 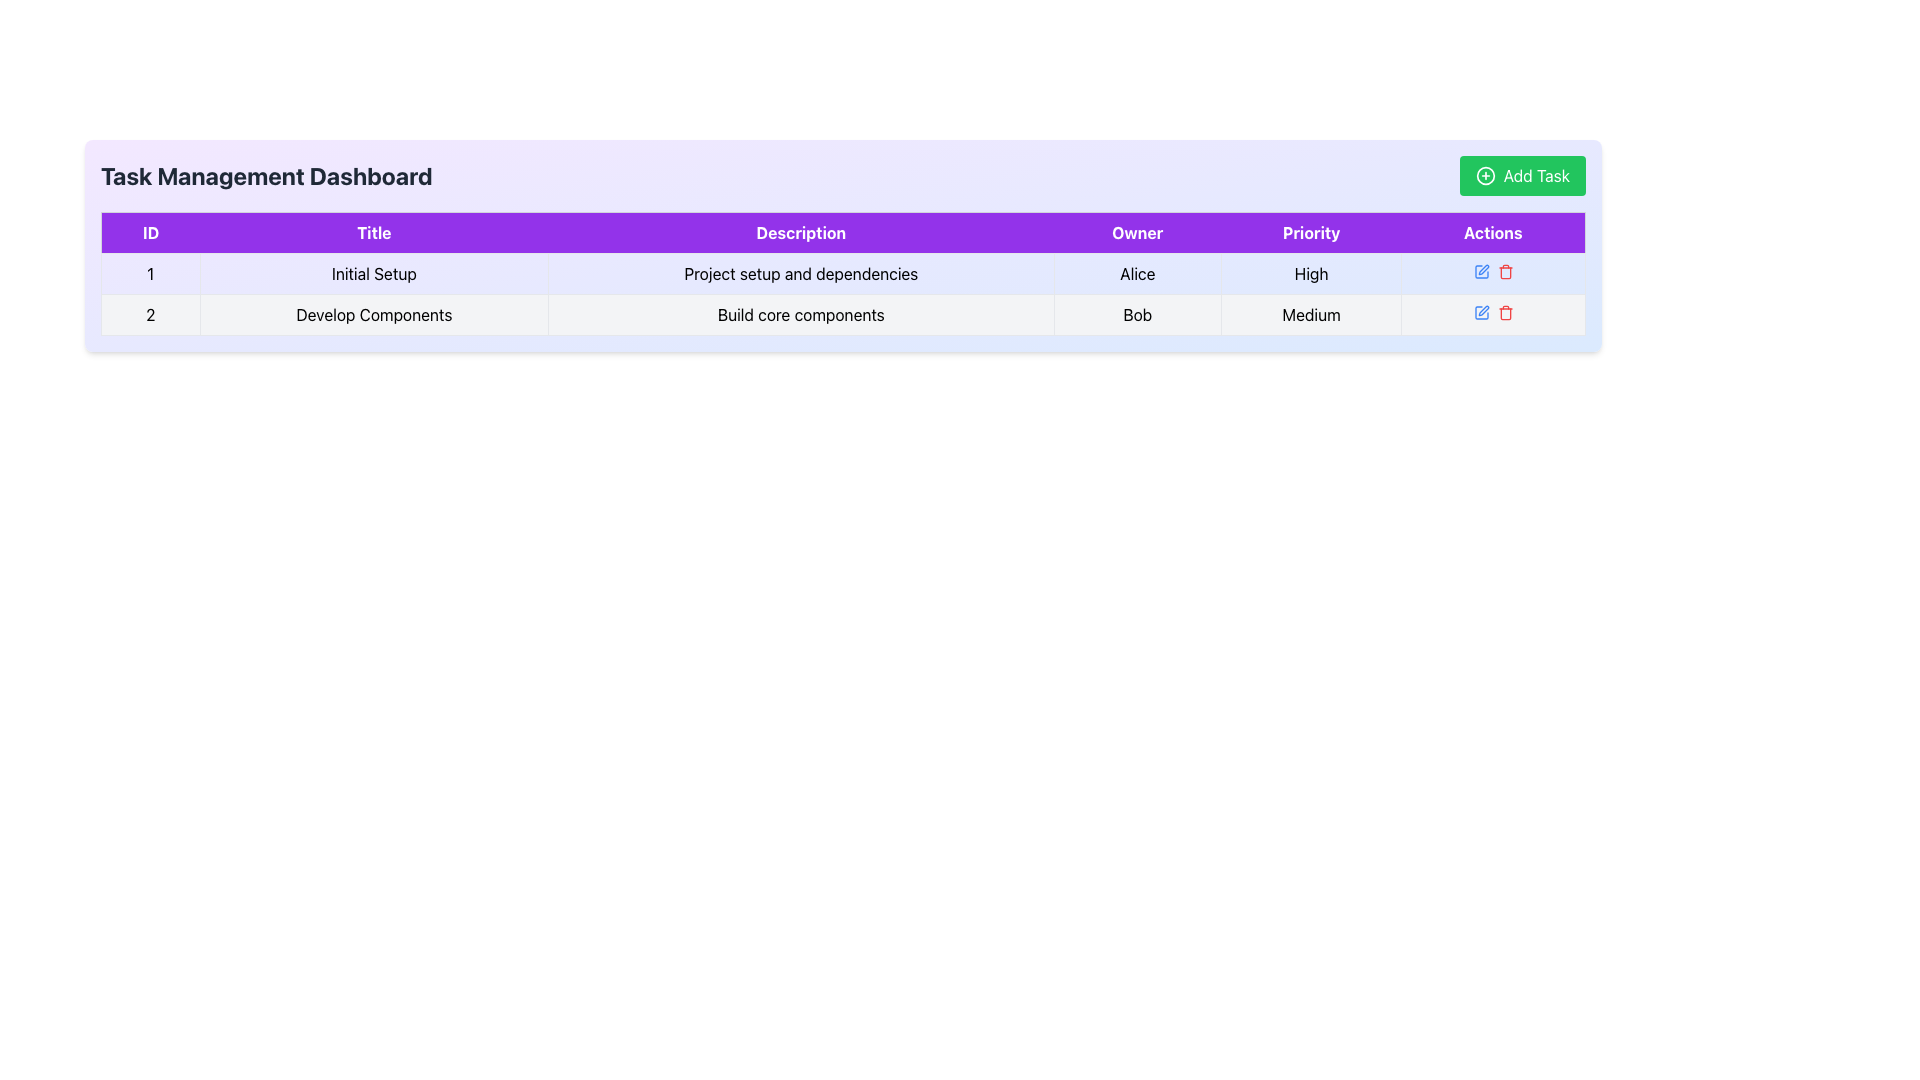 I want to click on the square-shaped icon with rounded lines located in the 'Actions' column of the second row of the table, so click(x=1481, y=272).